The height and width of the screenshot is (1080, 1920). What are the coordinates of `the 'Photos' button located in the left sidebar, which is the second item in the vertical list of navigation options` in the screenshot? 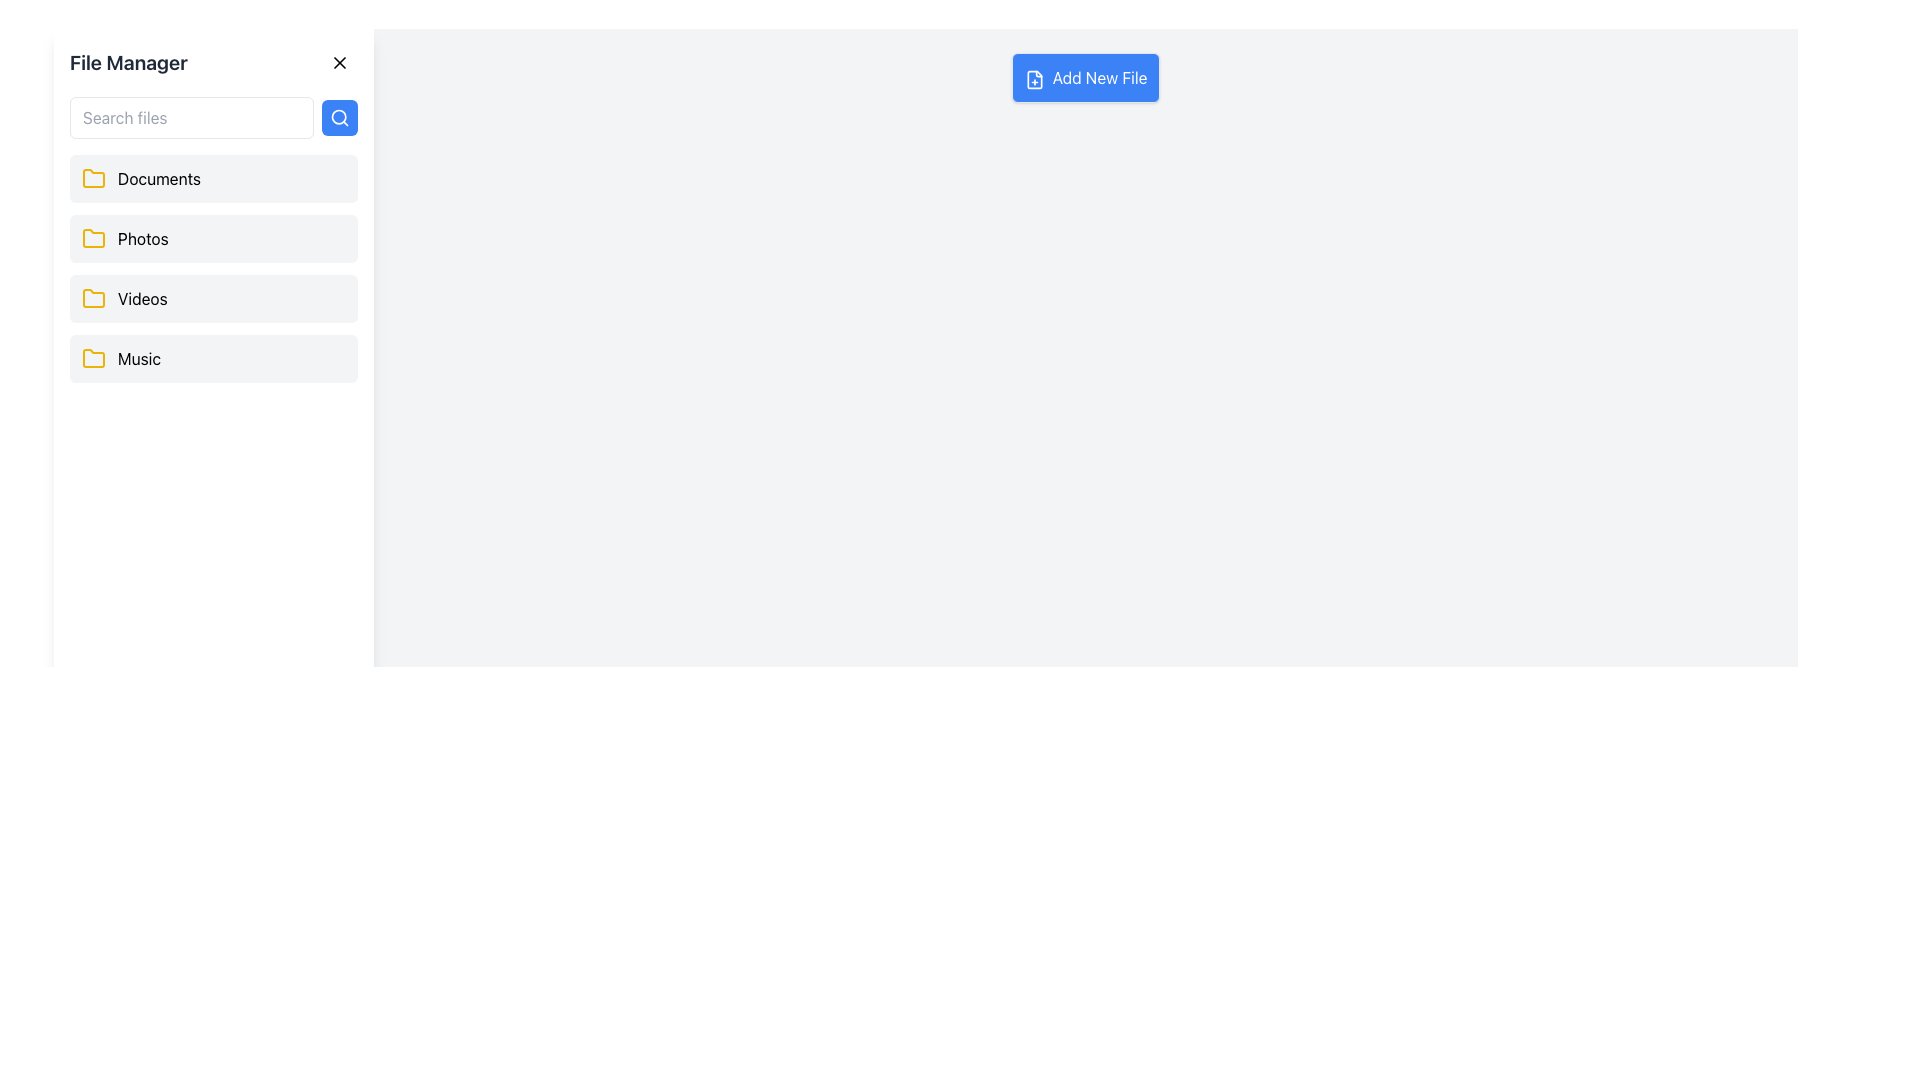 It's located at (214, 238).